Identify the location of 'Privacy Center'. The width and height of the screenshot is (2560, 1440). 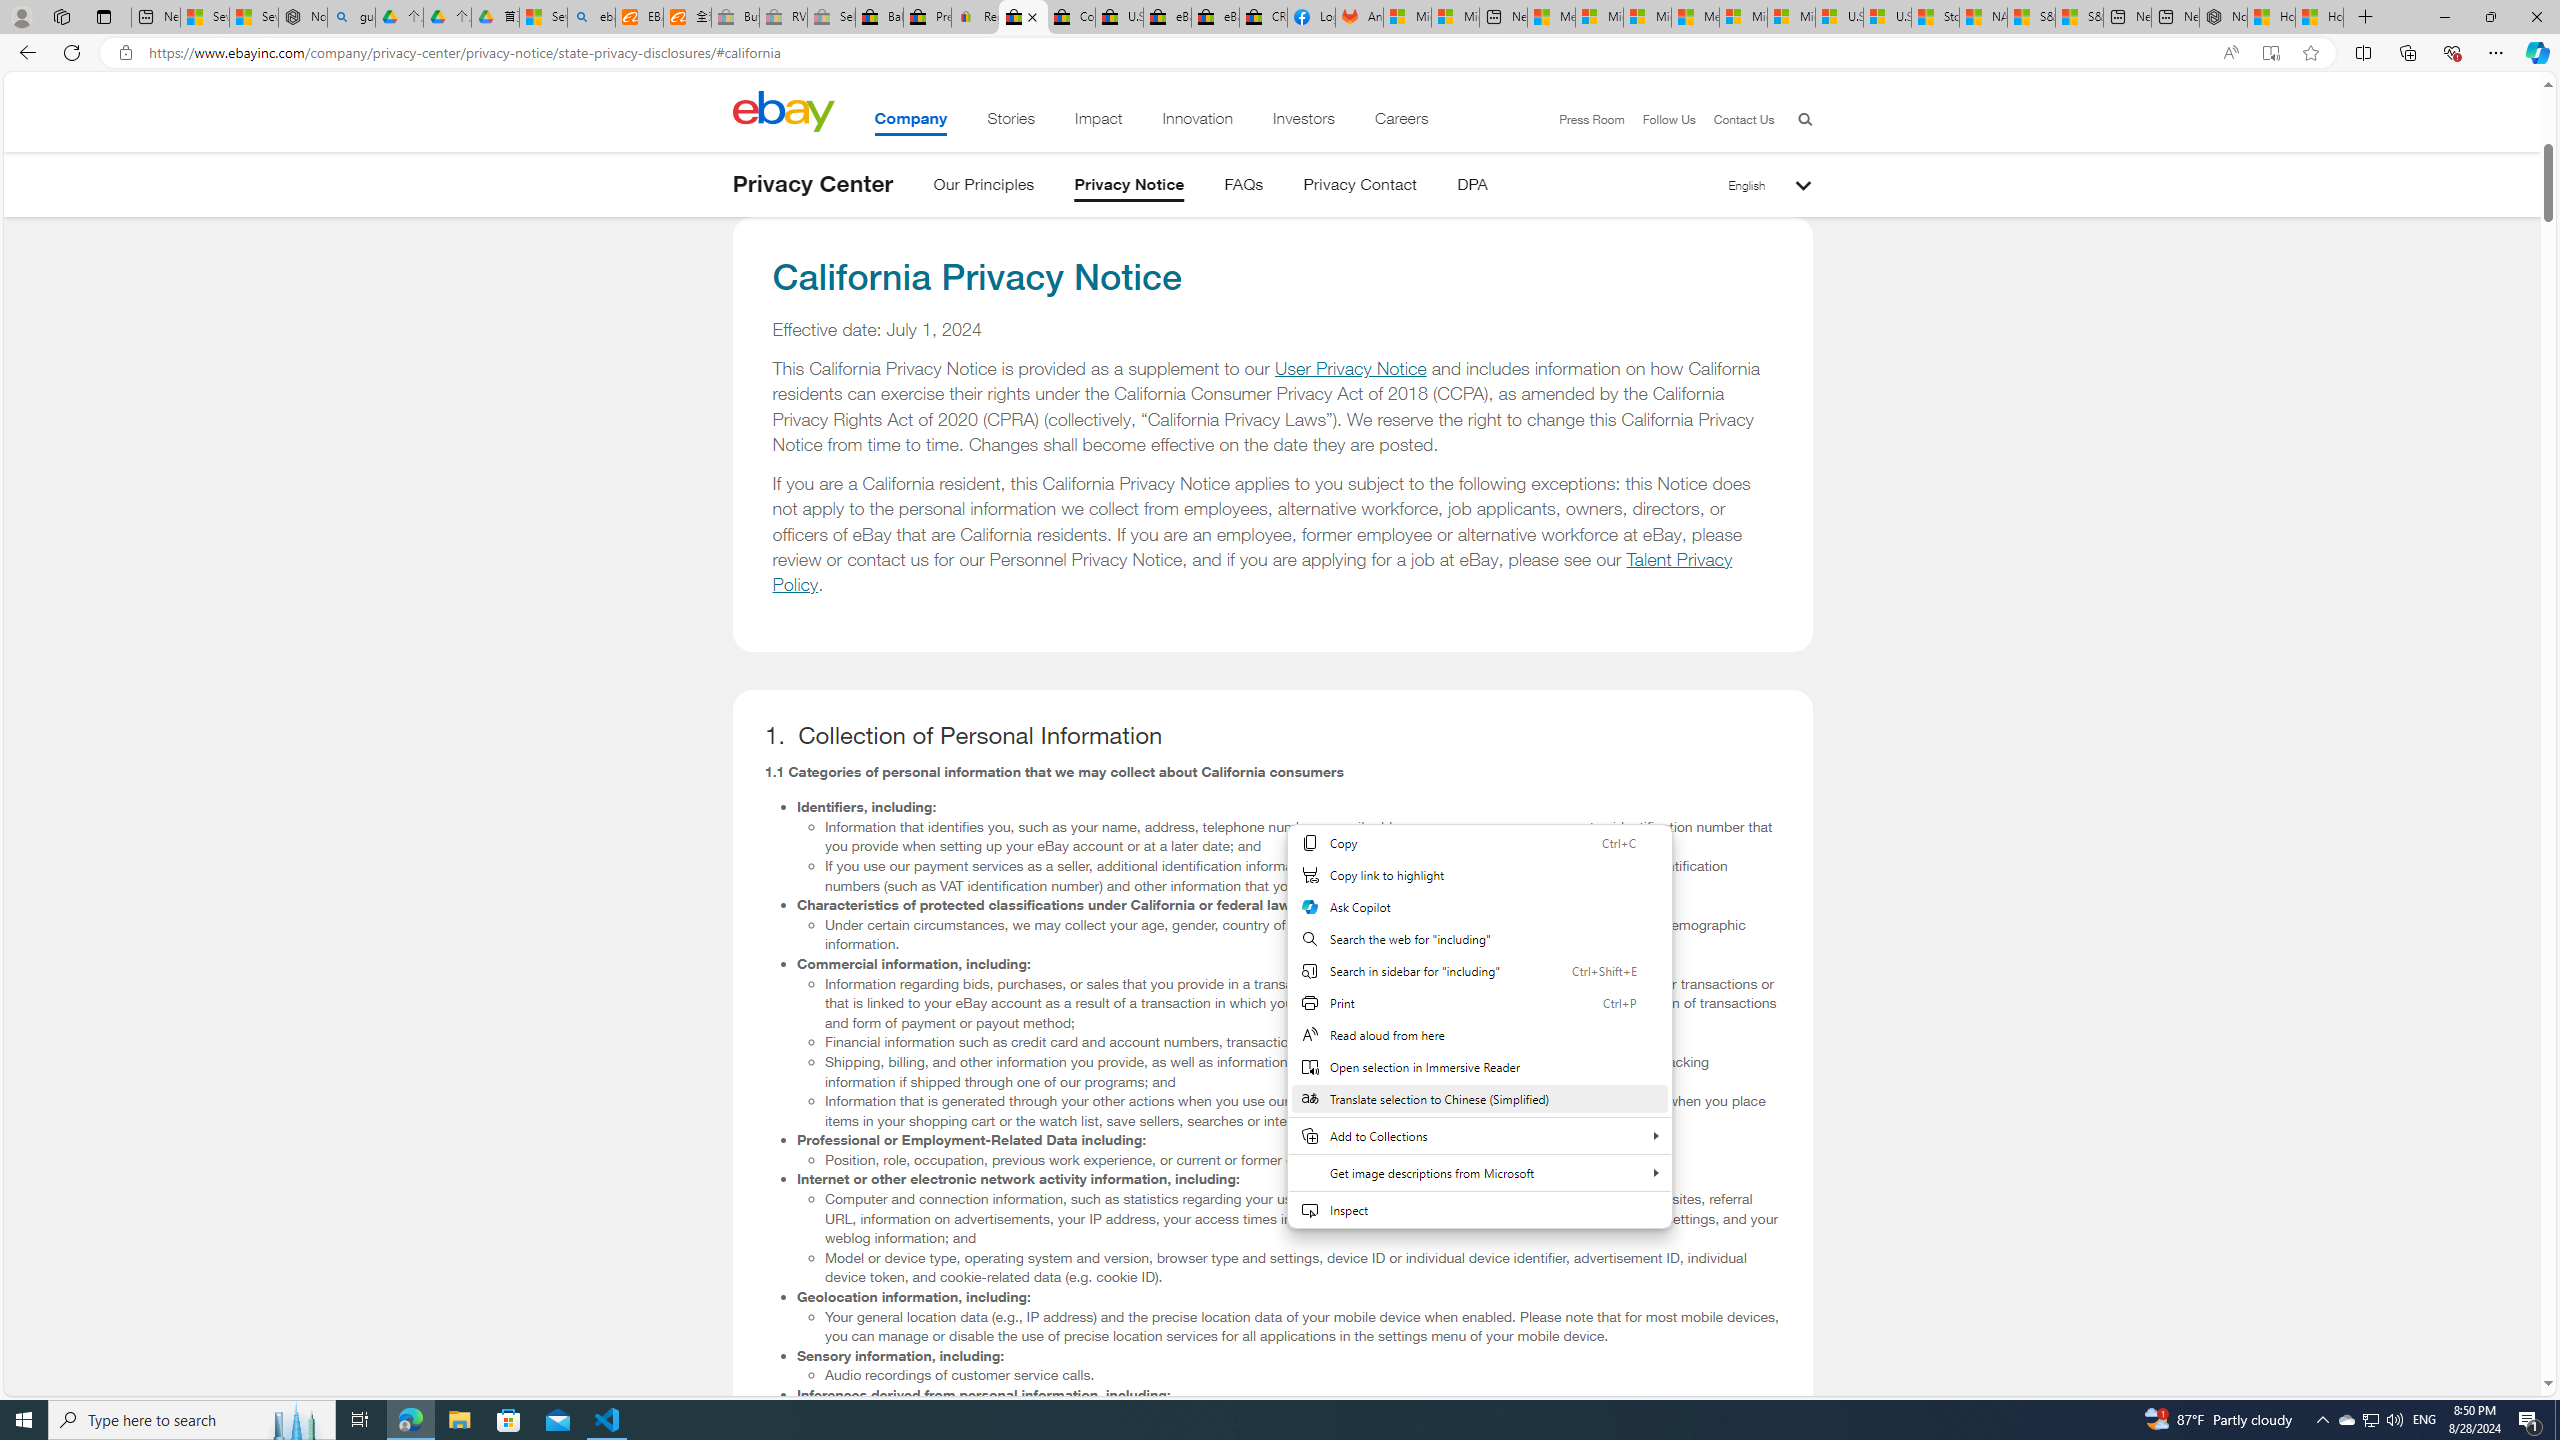
(811, 183).